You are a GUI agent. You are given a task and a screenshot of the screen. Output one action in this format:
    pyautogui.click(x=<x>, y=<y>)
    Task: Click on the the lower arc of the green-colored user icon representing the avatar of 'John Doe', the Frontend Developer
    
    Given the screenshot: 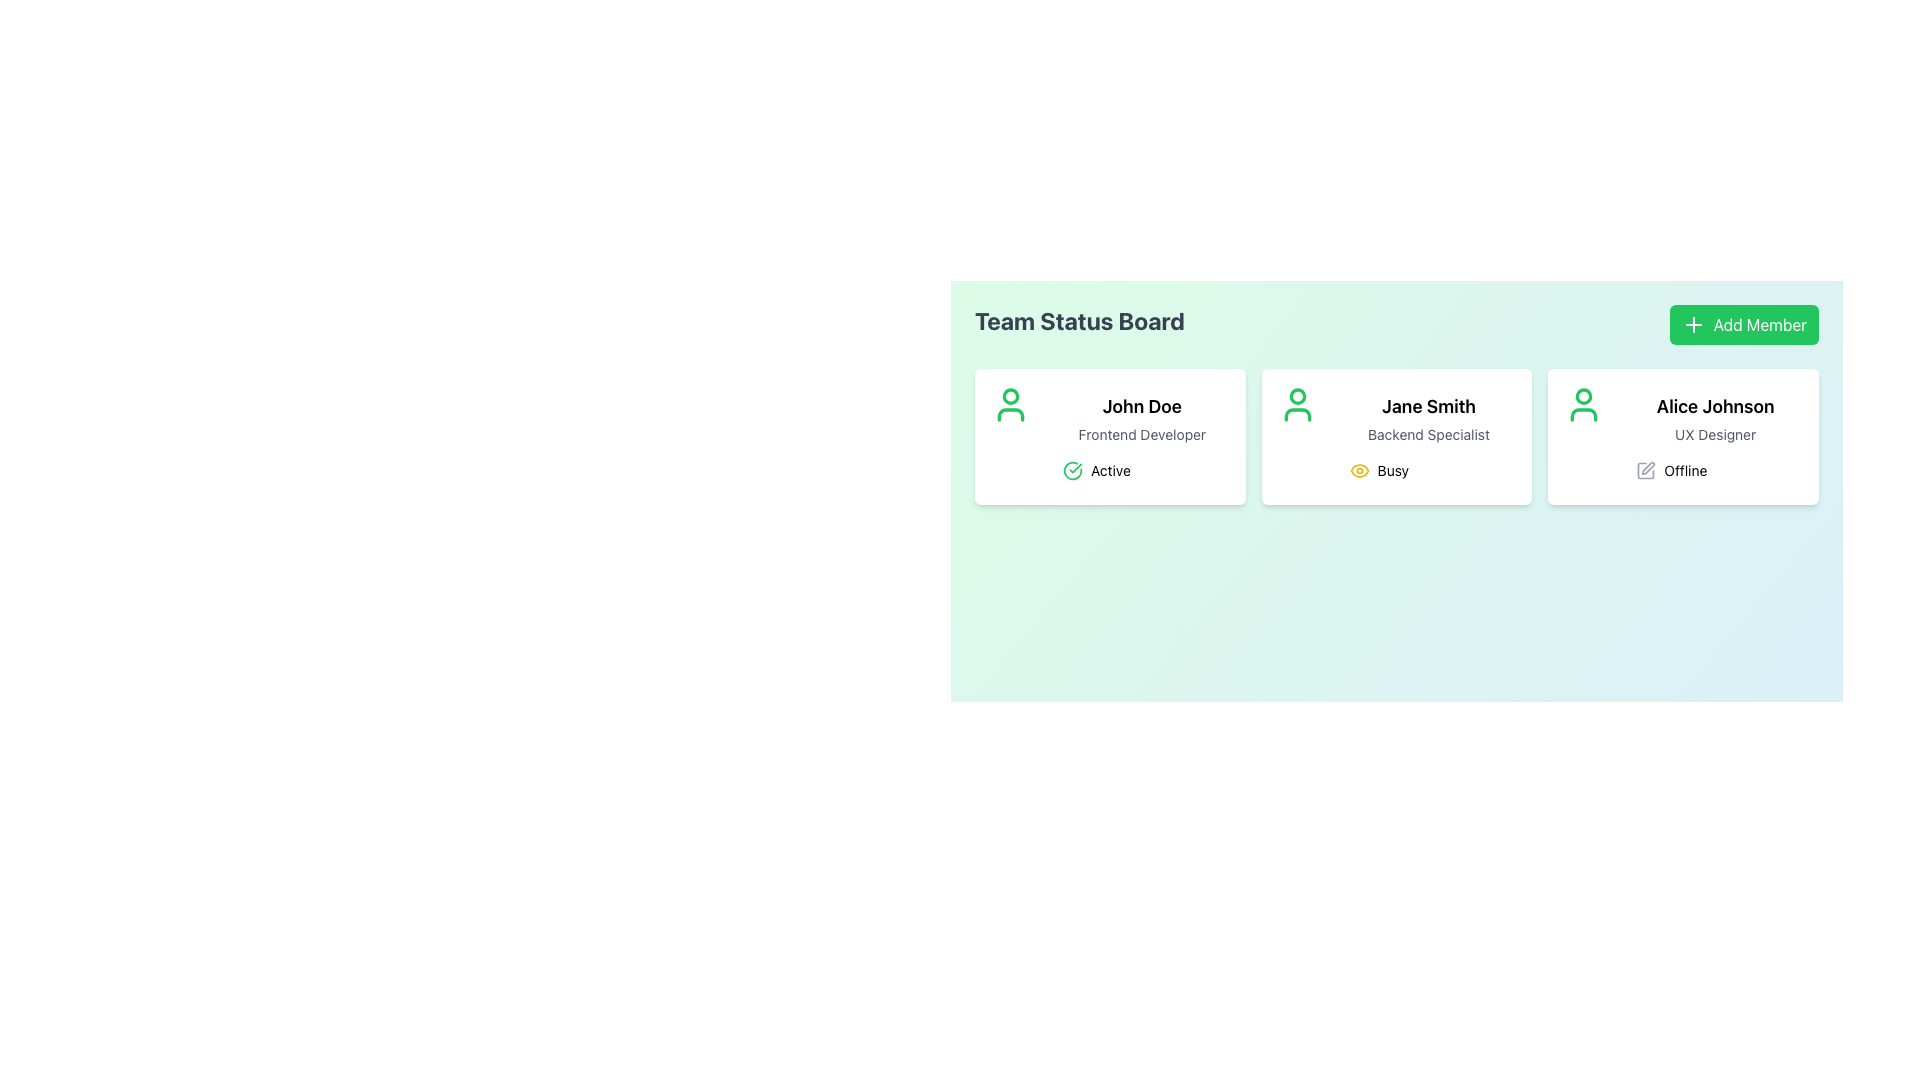 What is the action you would take?
    pyautogui.click(x=1011, y=414)
    